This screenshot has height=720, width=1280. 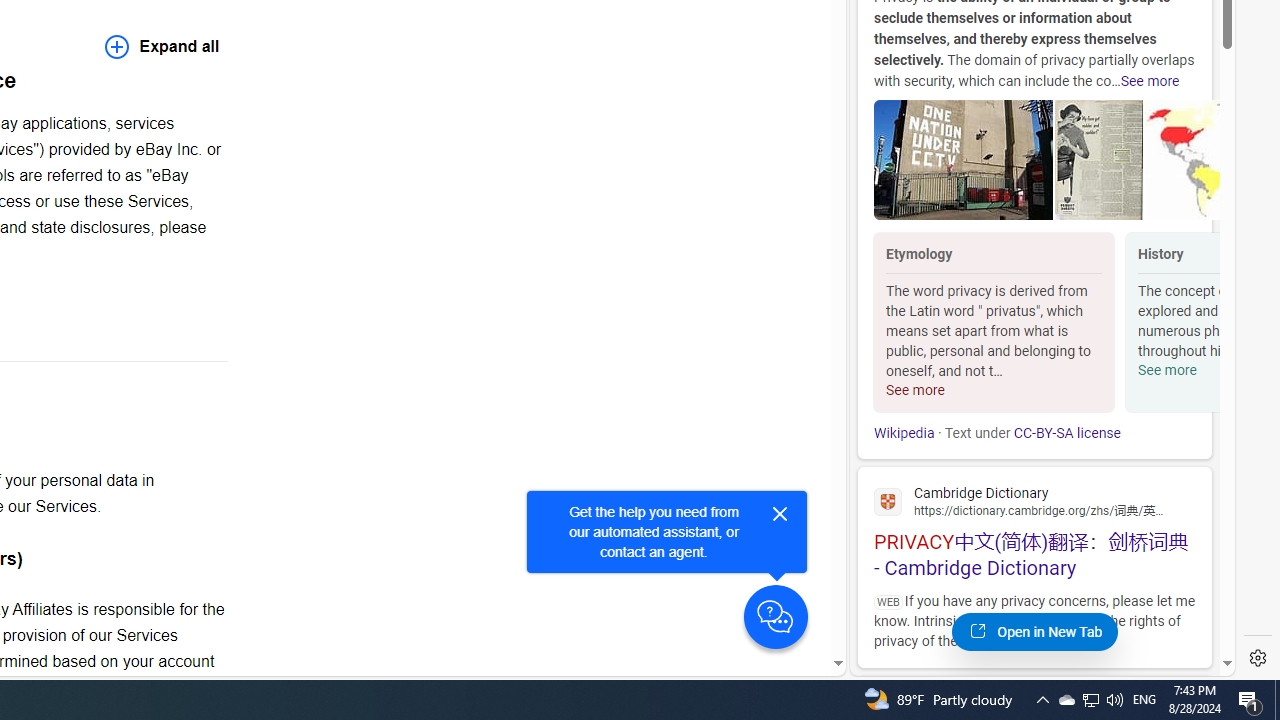 What do you see at coordinates (903, 432) in the screenshot?
I see `'Wikipedia'` at bounding box center [903, 432].